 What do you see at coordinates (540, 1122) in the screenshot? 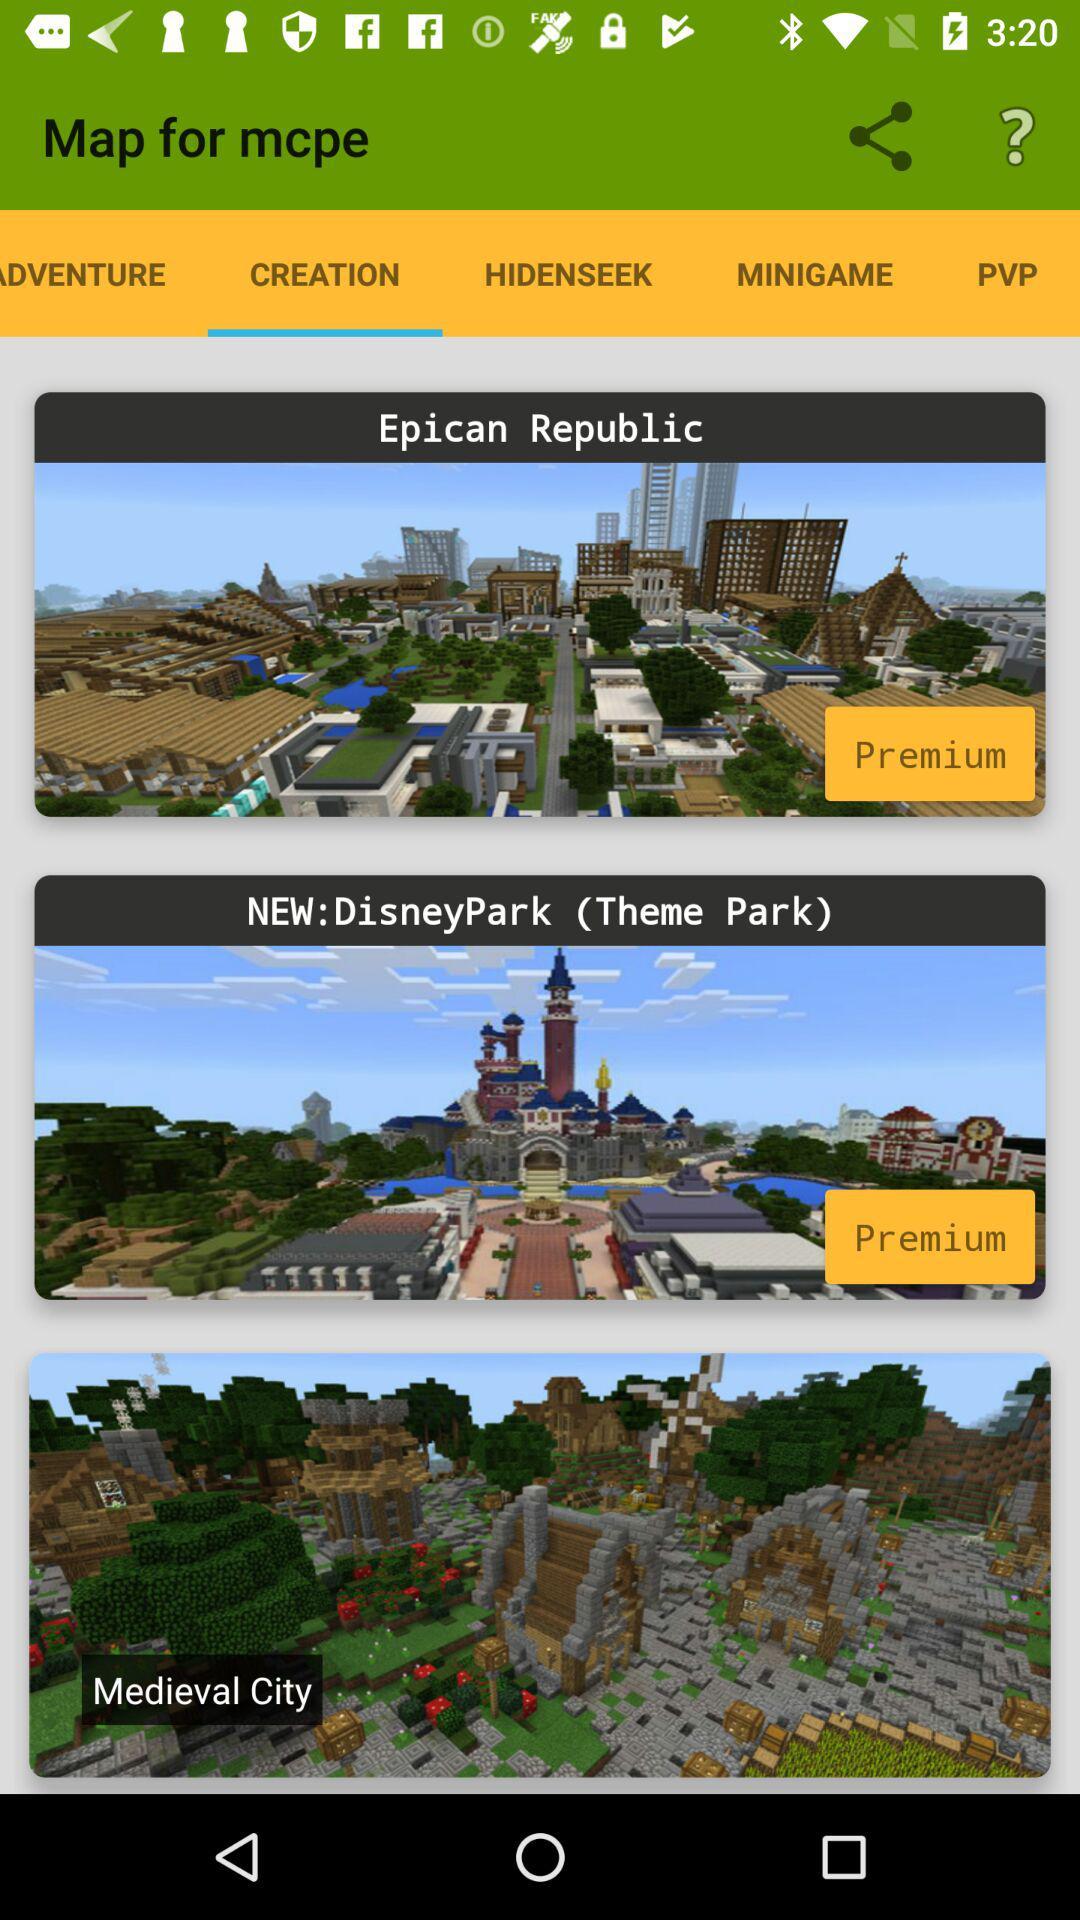
I see `new disneypark theme park` at bounding box center [540, 1122].